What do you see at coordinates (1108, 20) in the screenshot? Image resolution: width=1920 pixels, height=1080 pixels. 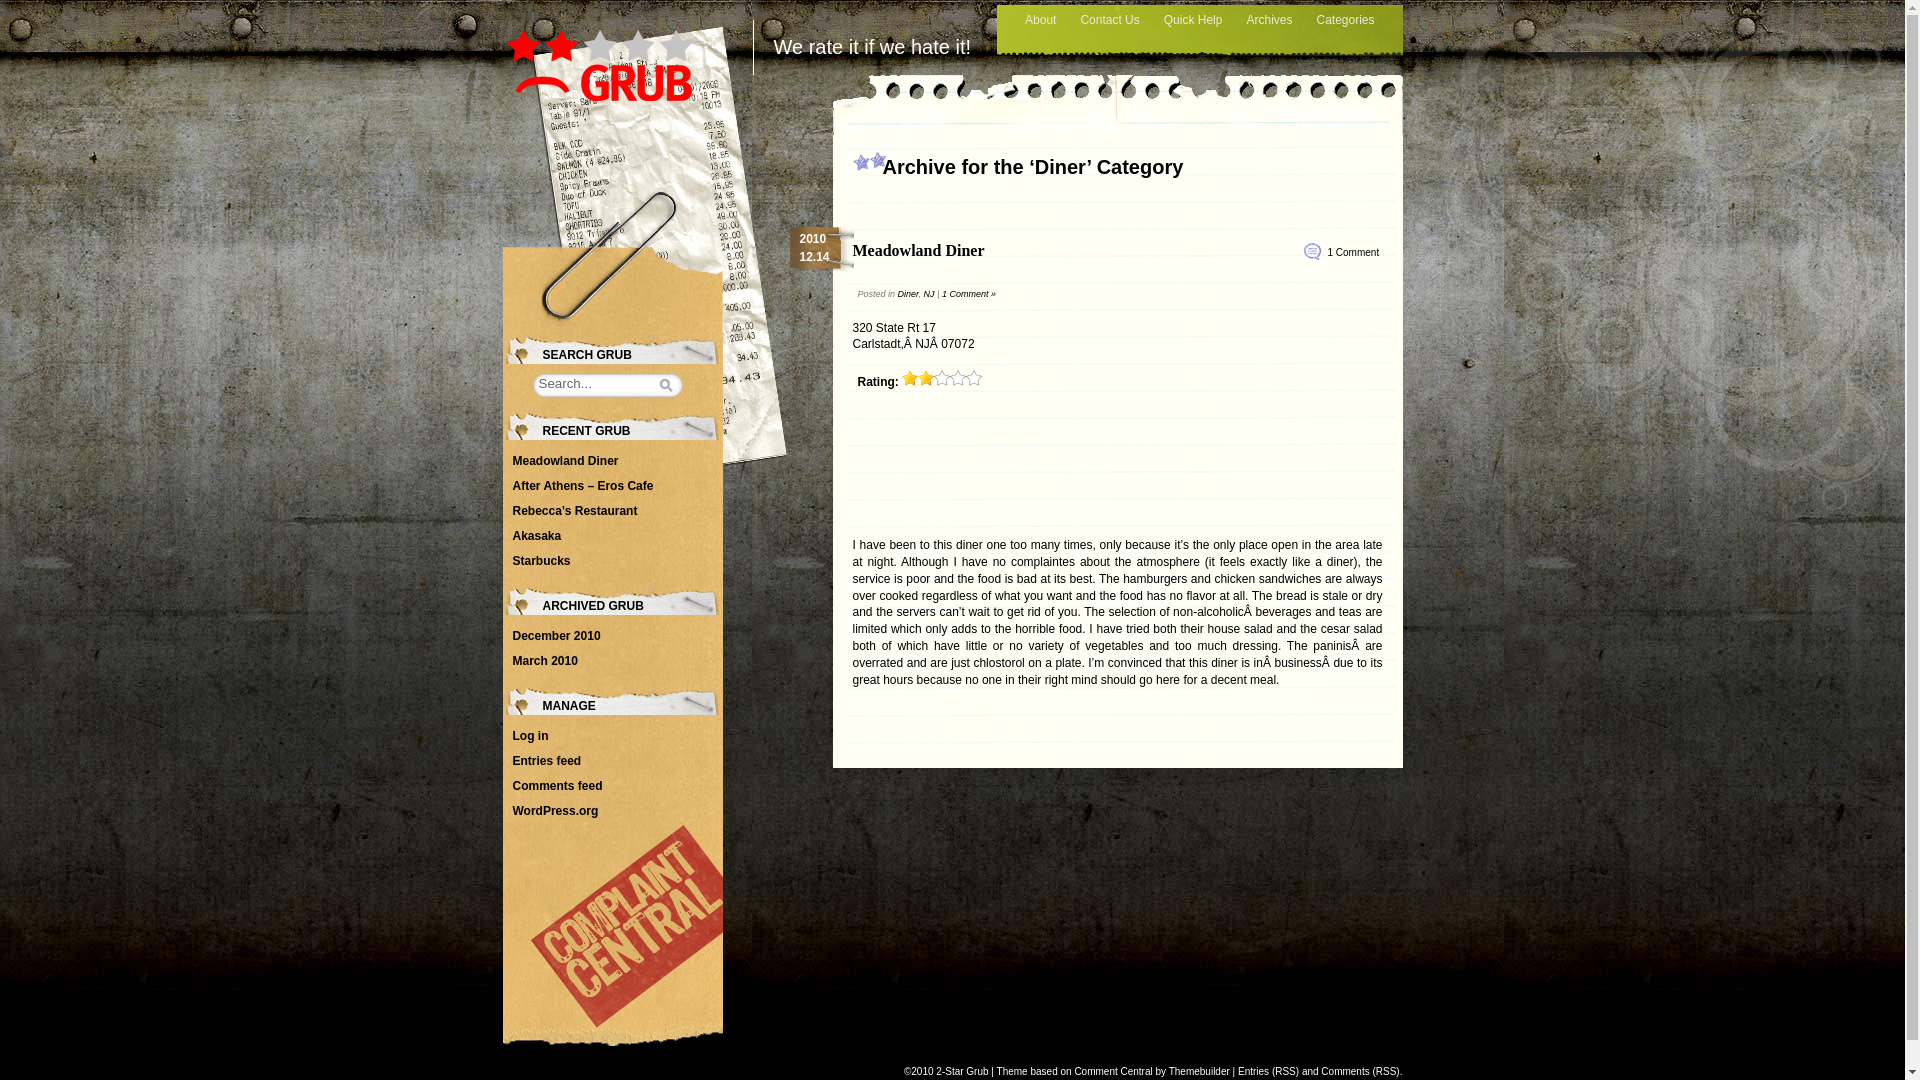 I see `'Contact Us'` at bounding box center [1108, 20].